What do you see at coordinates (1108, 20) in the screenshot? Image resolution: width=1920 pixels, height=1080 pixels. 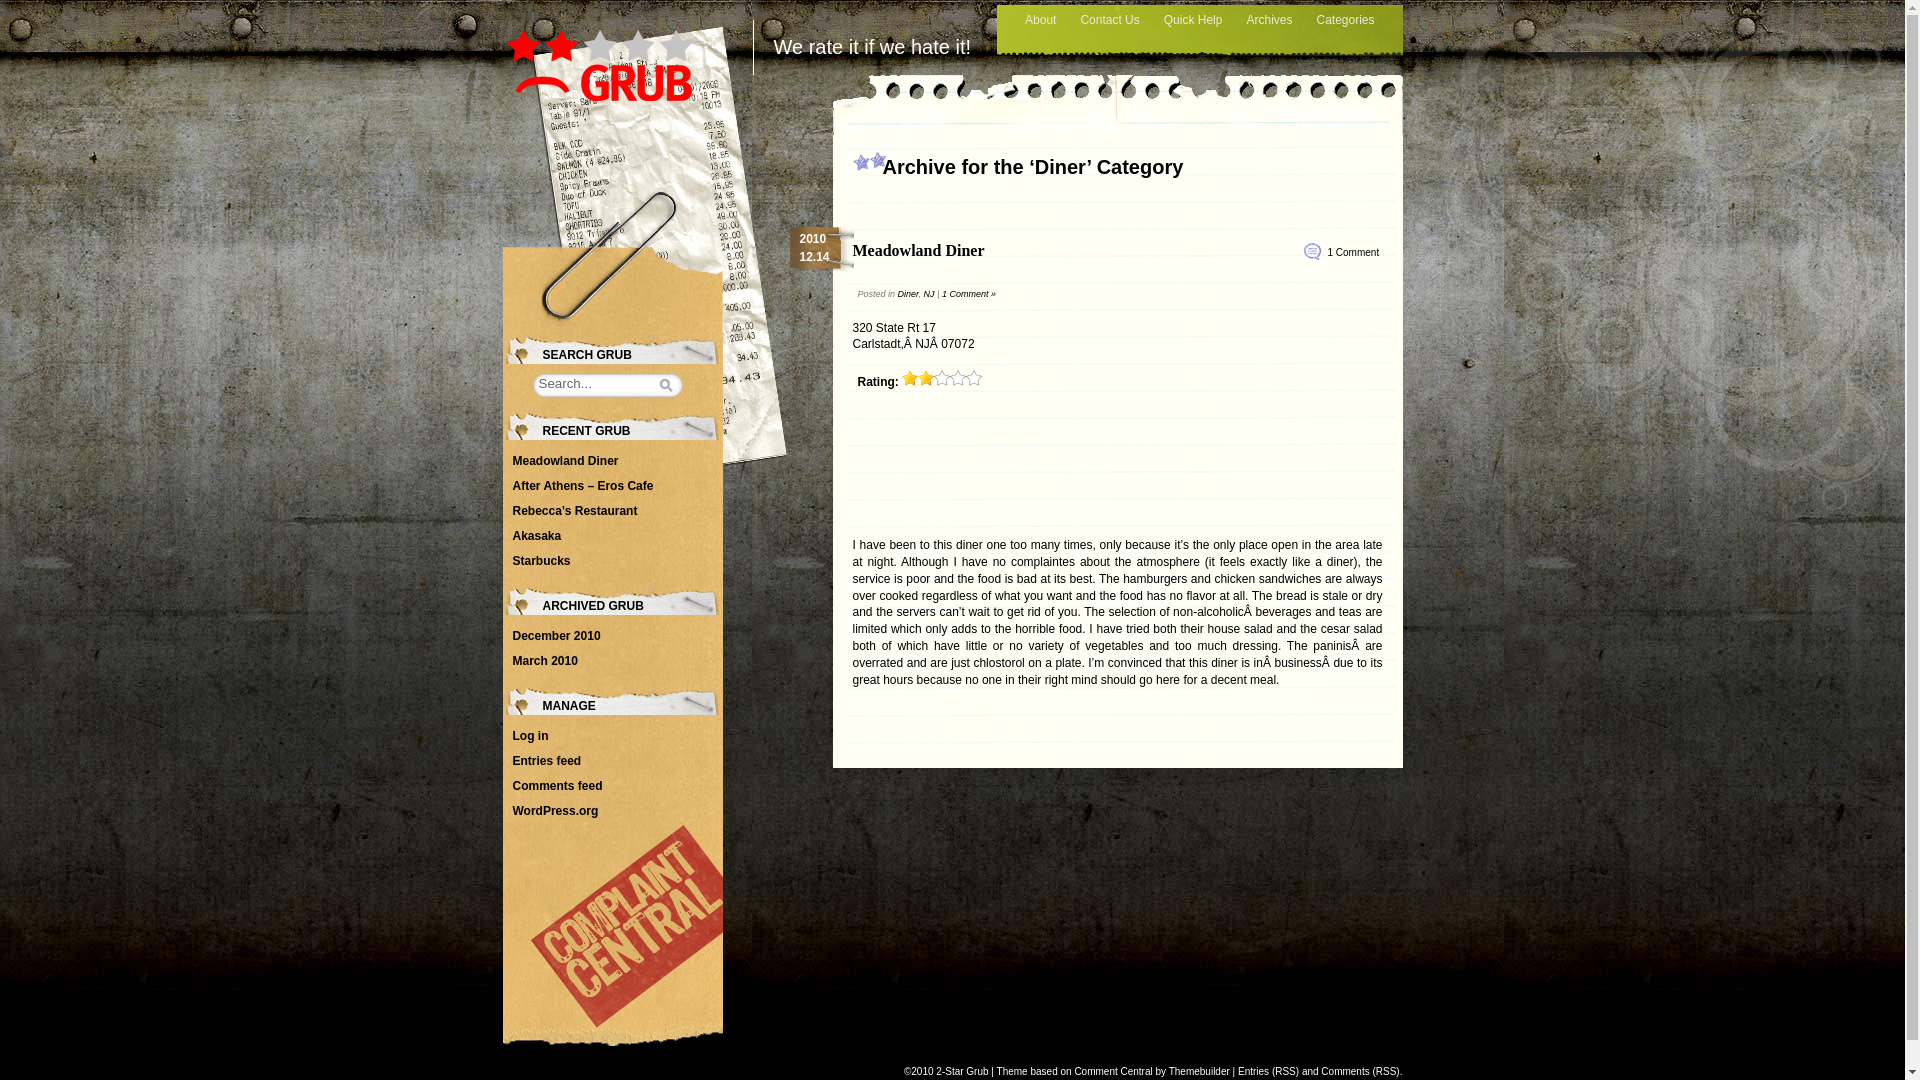 I see `'Contact Us'` at bounding box center [1108, 20].